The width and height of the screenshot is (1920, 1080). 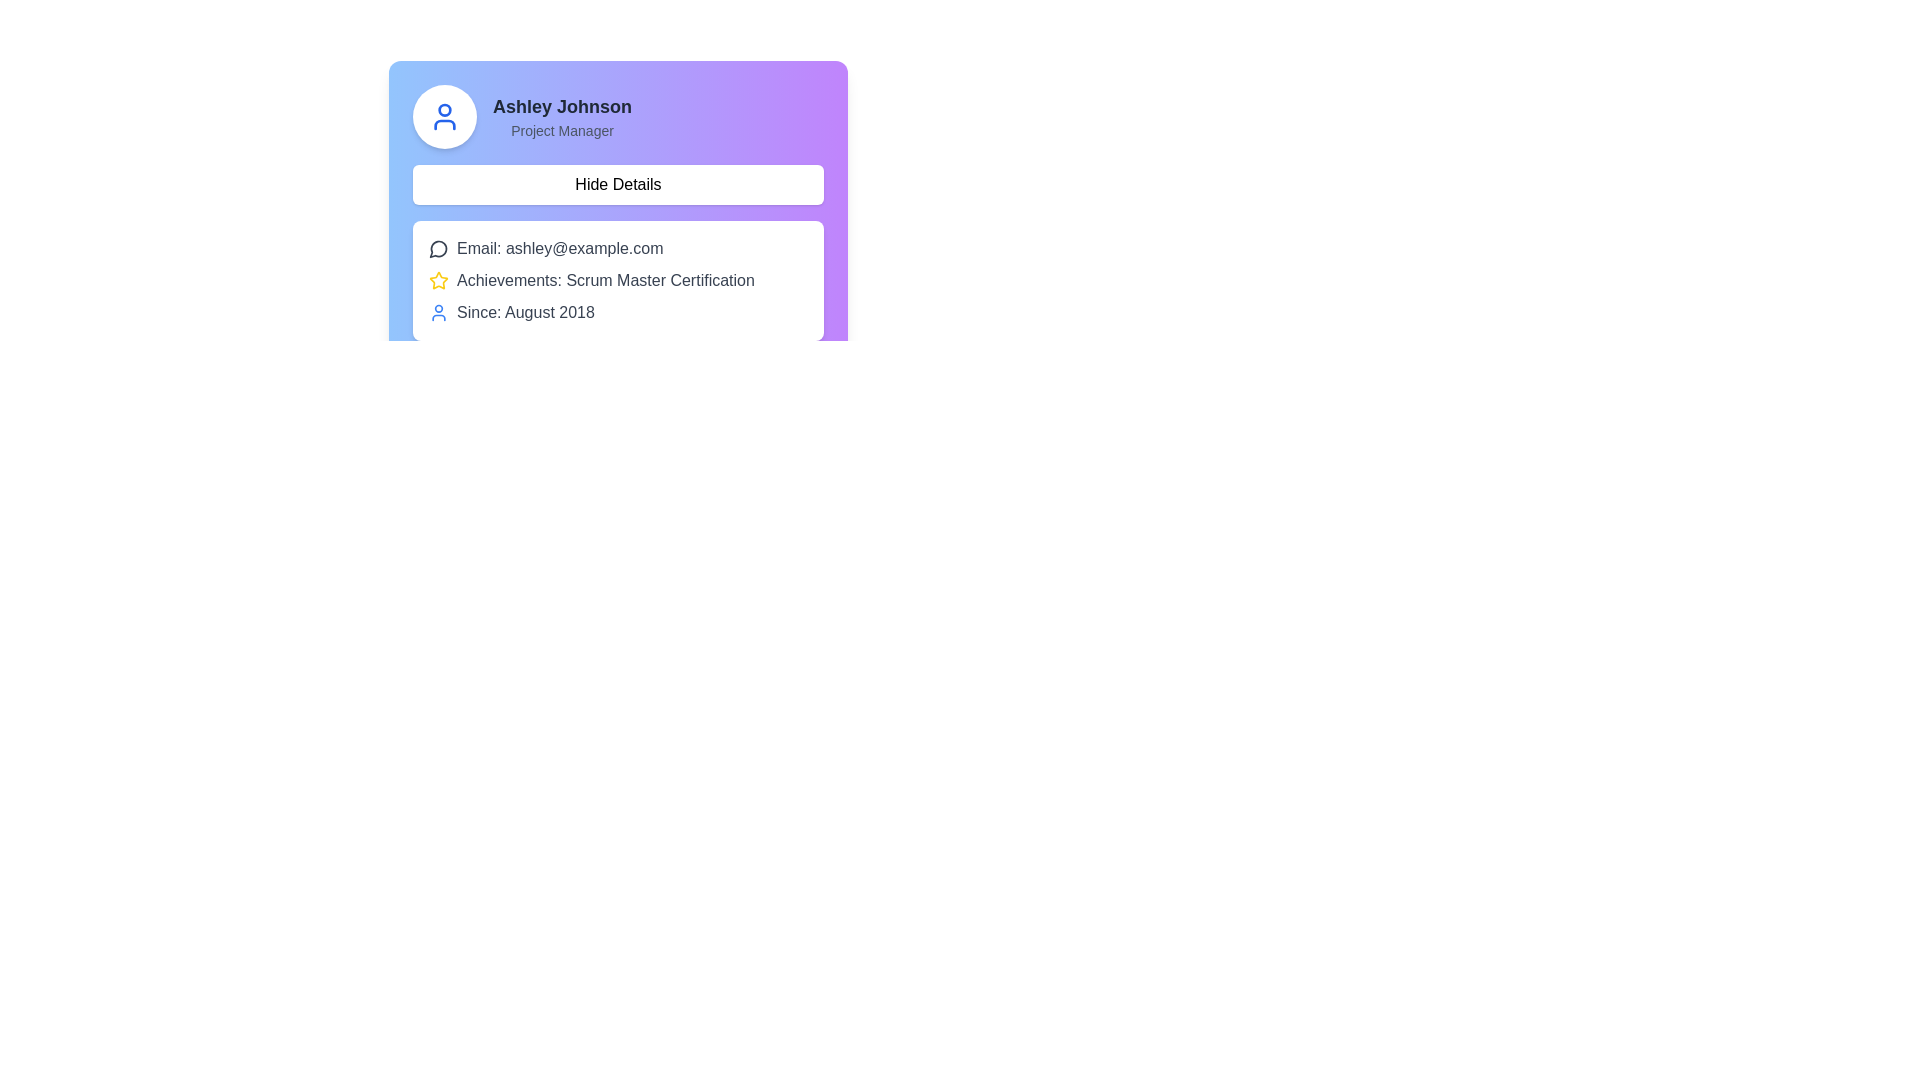 I want to click on the static text label that displays the 'Scrum Master Certification' achievement, located to the right of a yellow star icon in the user details section, so click(x=604, y=281).